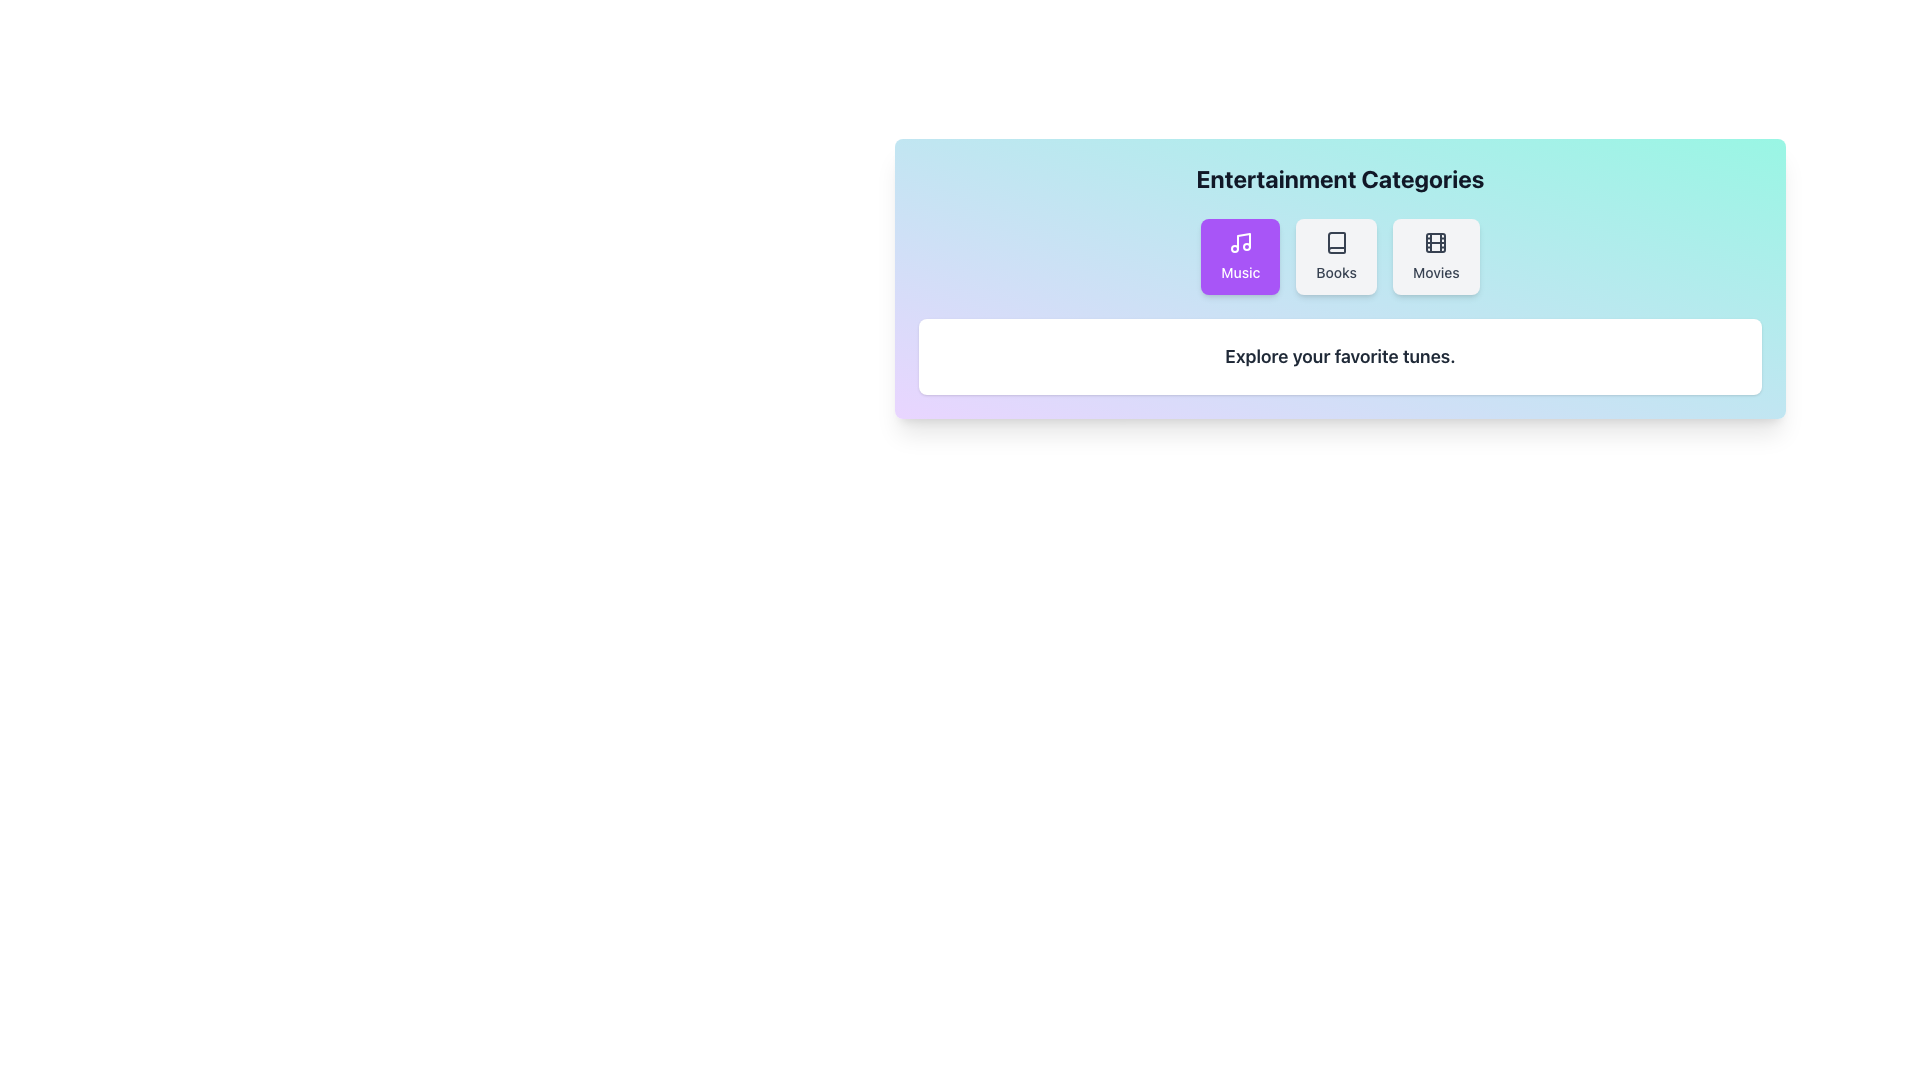 This screenshot has height=1080, width=1920. I want to click on the 'Music' category selection button located in the 'Entertainment Categories' section at the top-center of the layout, so click(1239, 256).